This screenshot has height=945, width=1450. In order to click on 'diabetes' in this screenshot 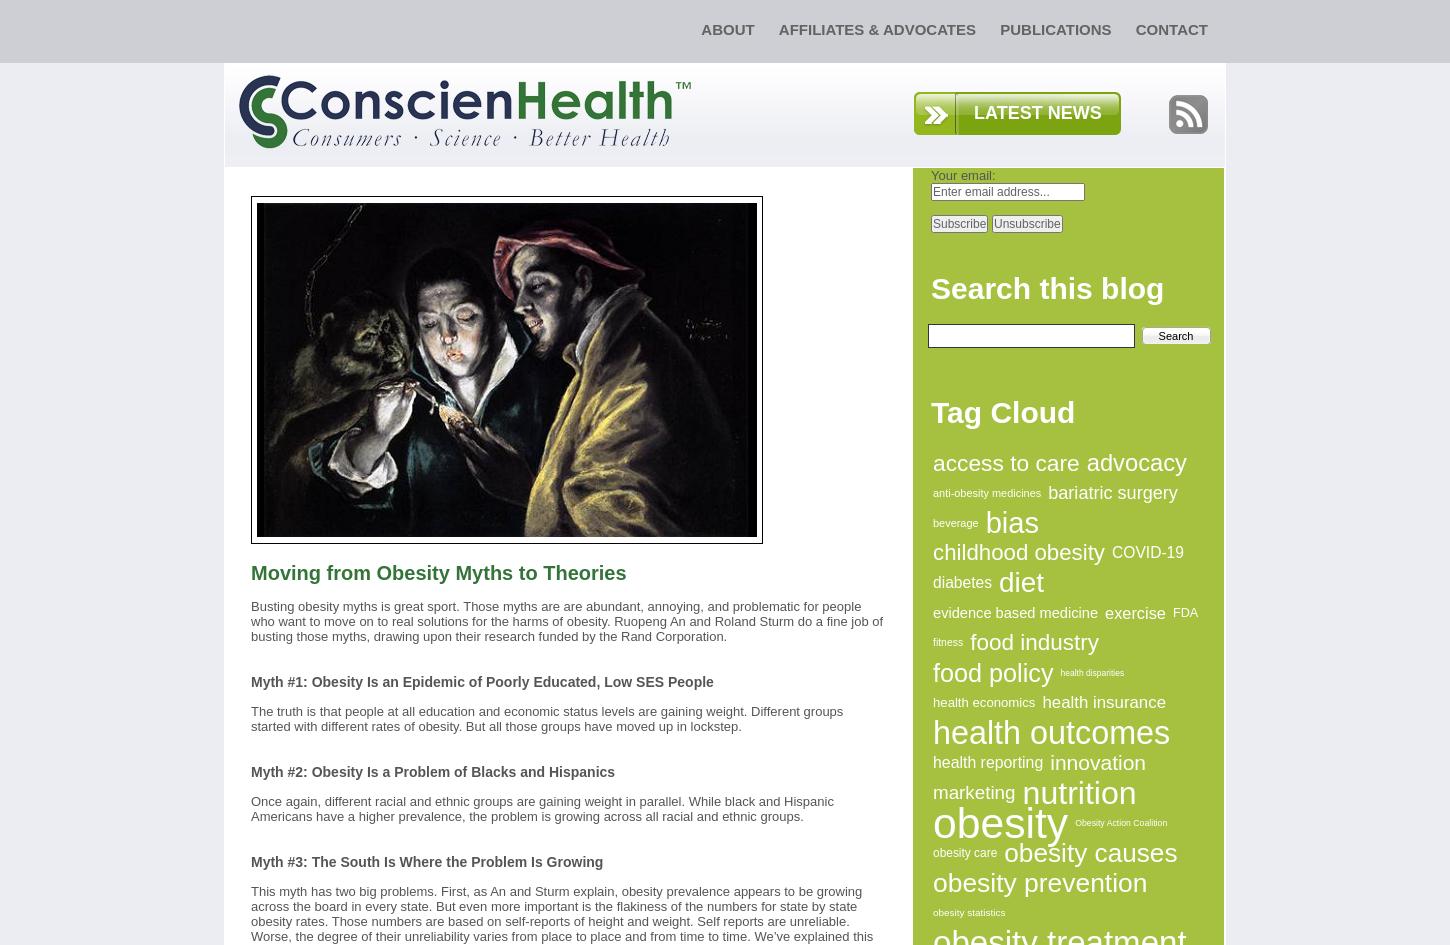, I will do `click(961, 582)`.